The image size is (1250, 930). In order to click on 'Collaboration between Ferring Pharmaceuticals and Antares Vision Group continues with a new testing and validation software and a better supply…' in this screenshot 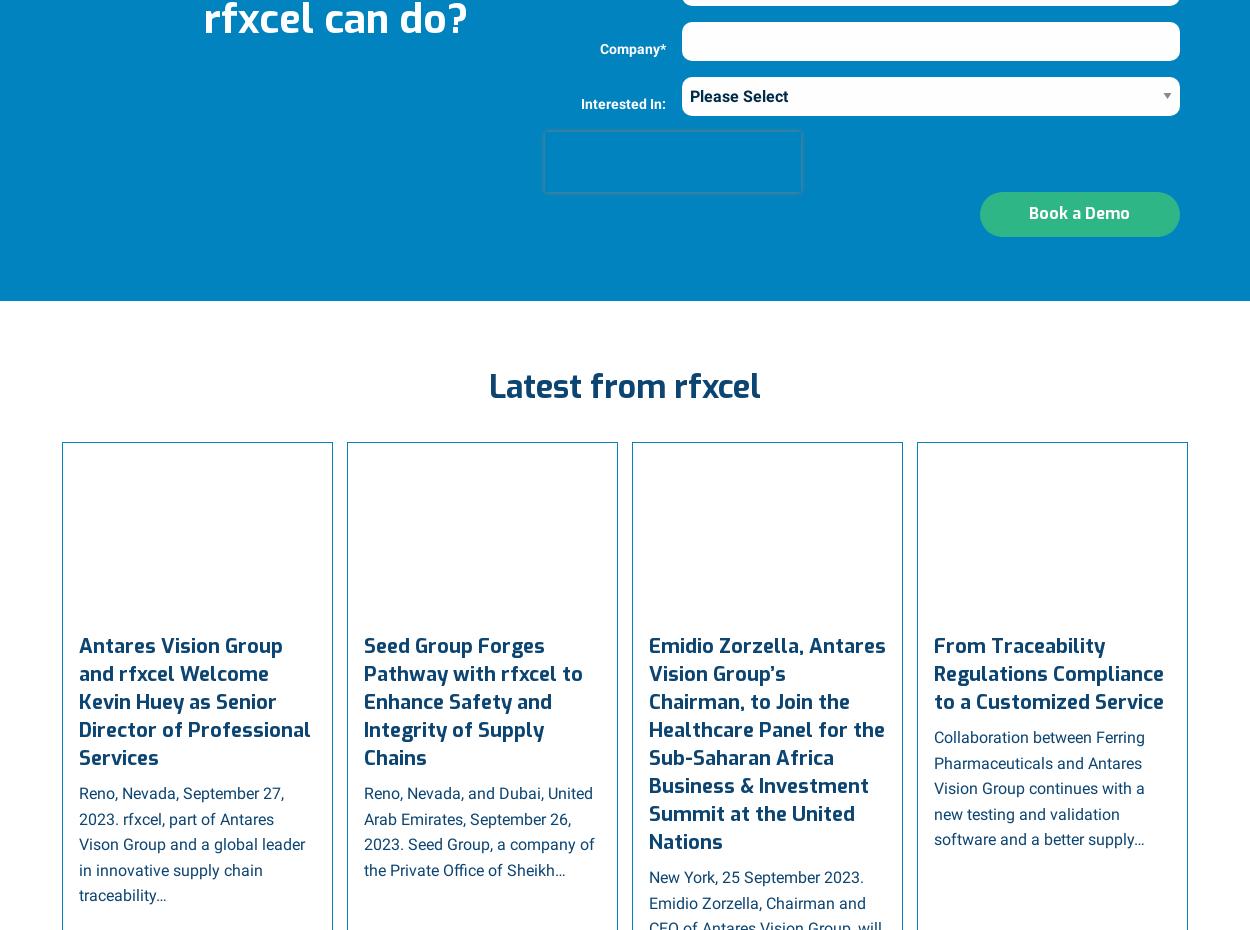, I will do `click(934, 786)`.